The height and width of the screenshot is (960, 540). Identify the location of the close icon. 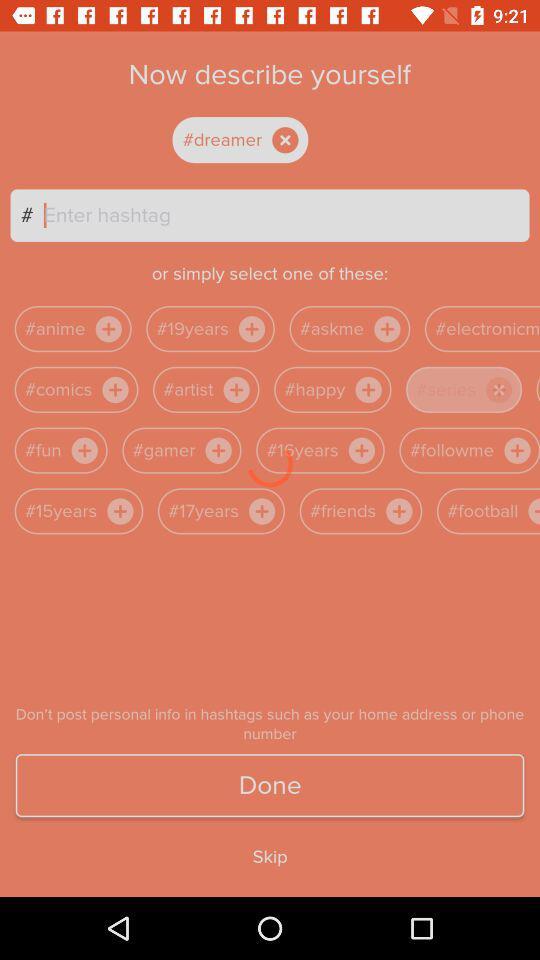
(497, 388).